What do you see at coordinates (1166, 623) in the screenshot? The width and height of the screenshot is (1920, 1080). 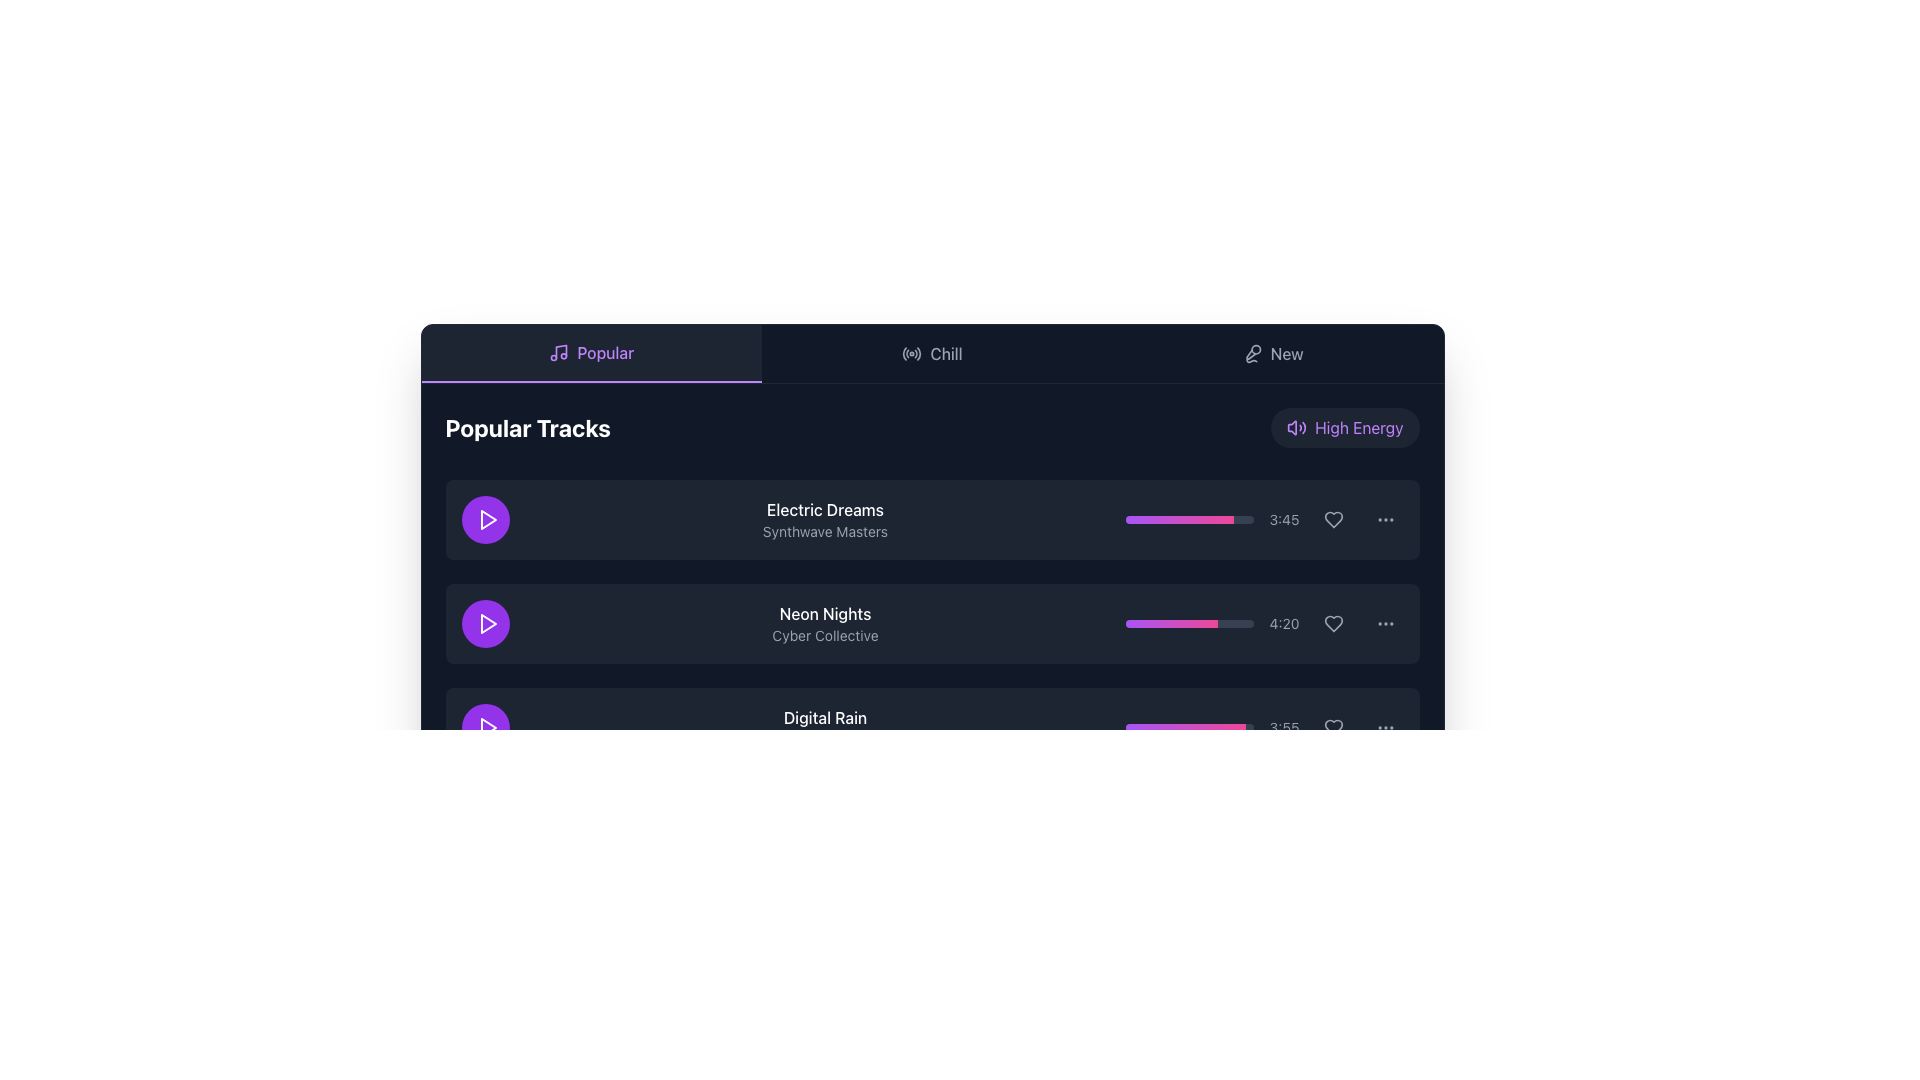 I see `progress` at bounding box center [1166, 623].